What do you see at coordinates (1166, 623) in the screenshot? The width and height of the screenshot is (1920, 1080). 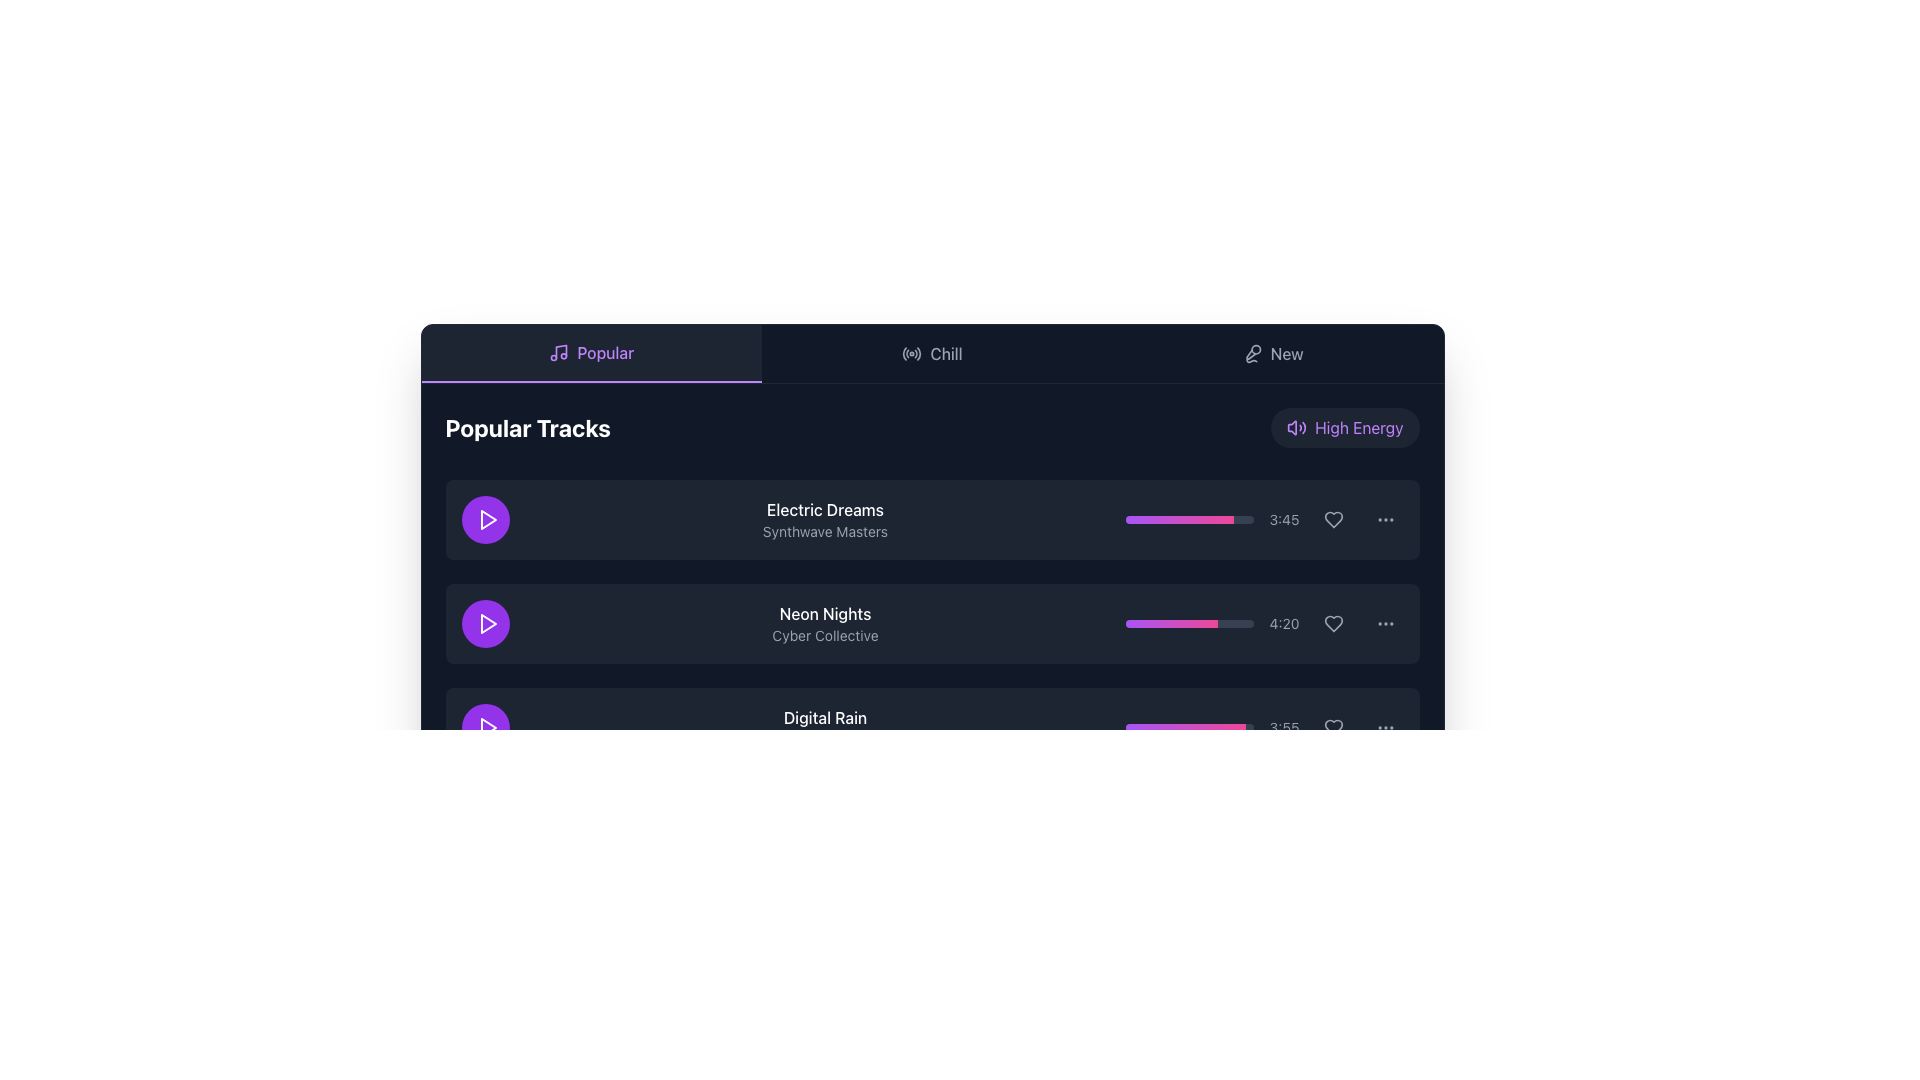 I see `progress` at bounding box center [1166, 623].